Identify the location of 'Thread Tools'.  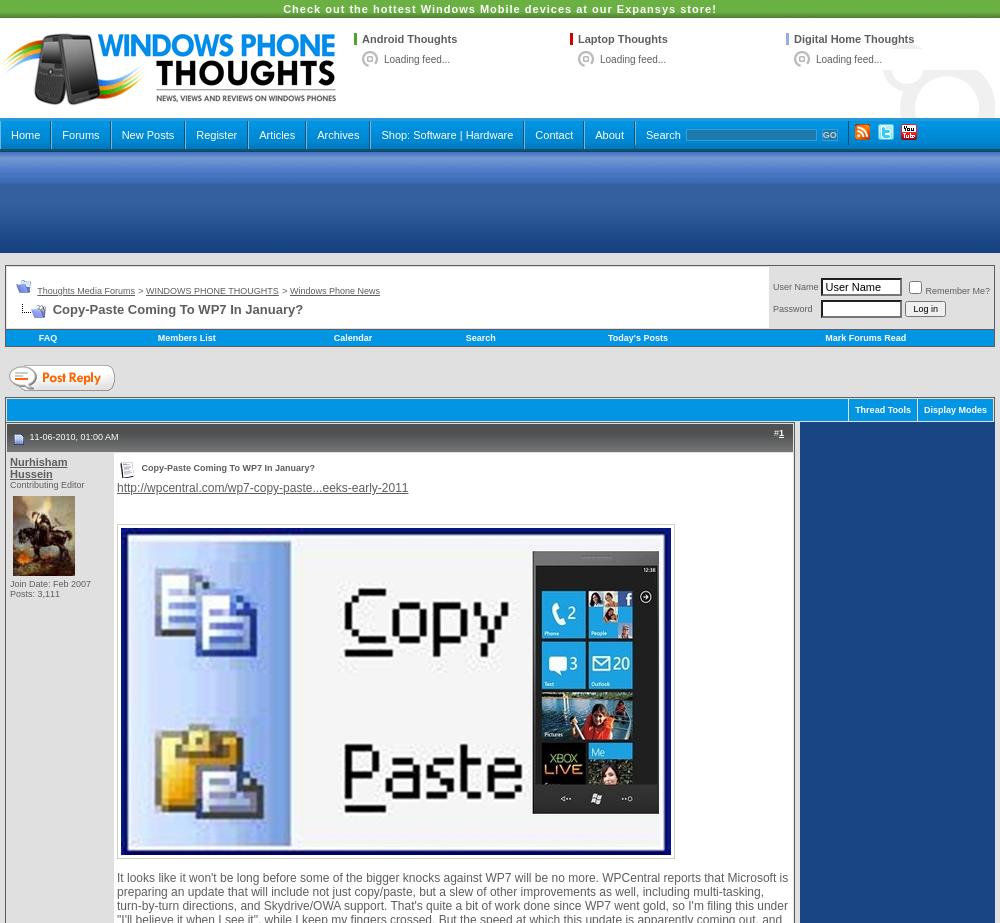
(882, 409).